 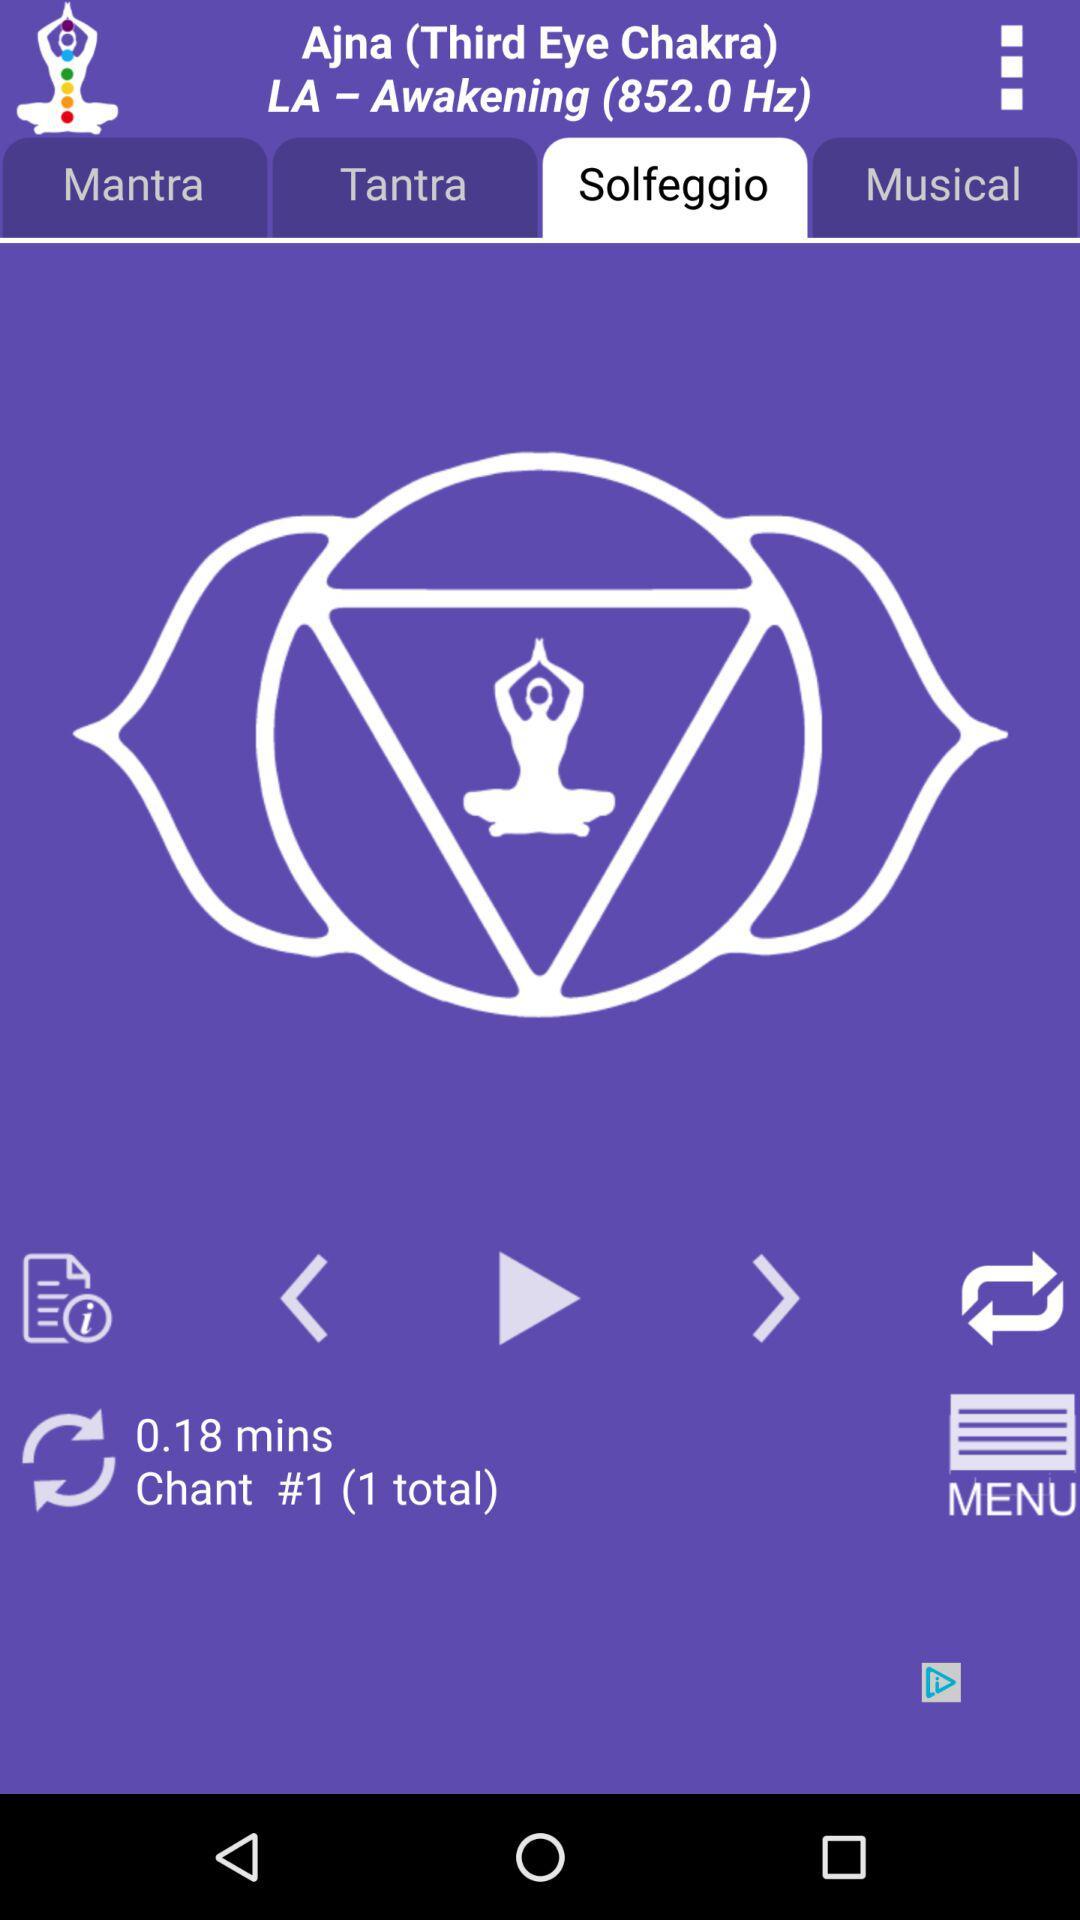 I want to click on the refresh icon, so click(x=66, y=1561).